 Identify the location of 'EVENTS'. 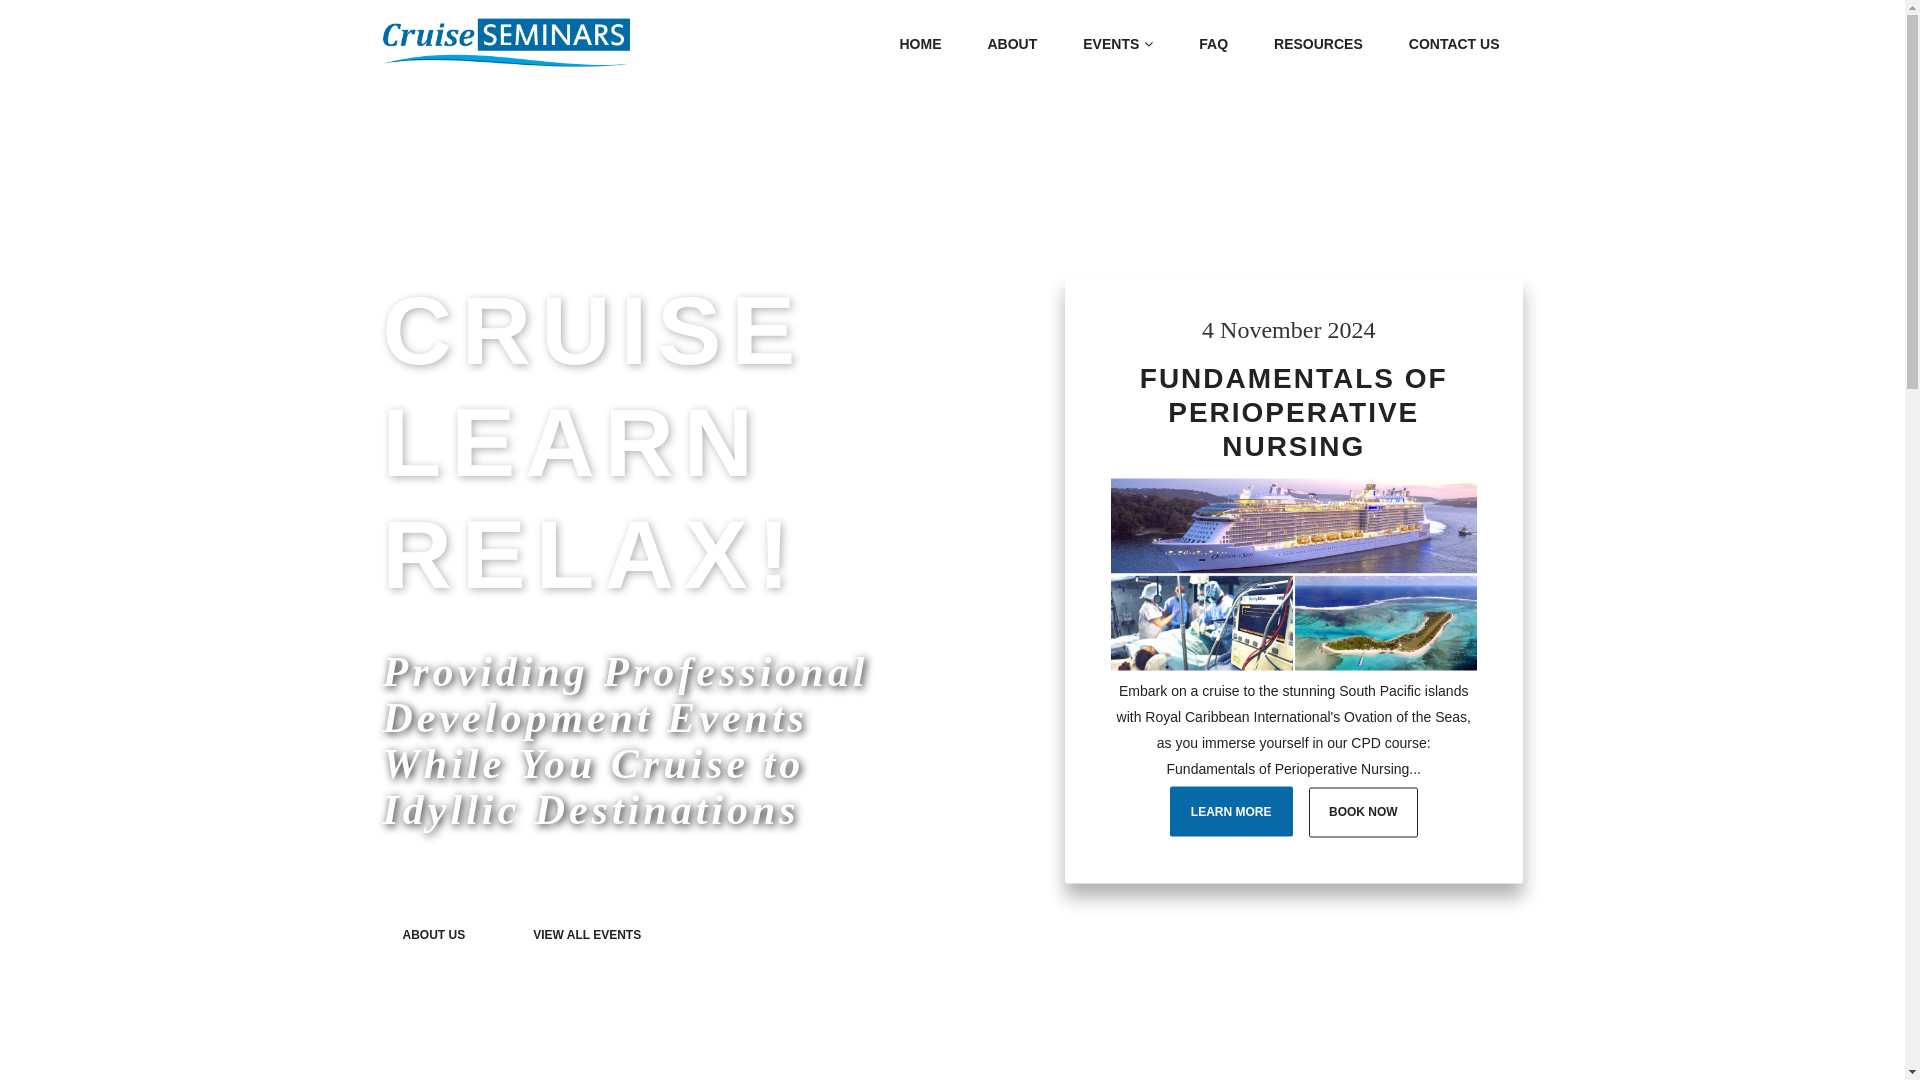
(1117, 43).